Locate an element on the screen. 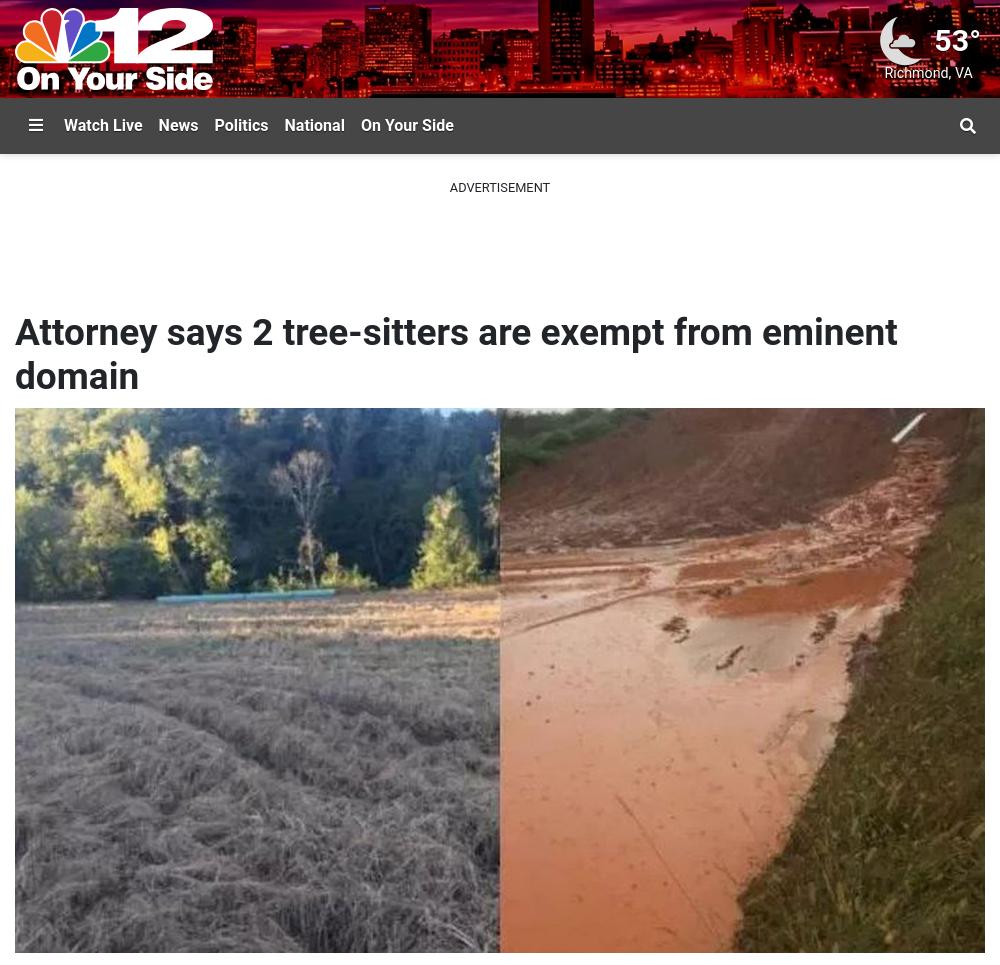 This screenshot has width=1000, height=965. 'On Your Side' is located at coordinates (359, 124).